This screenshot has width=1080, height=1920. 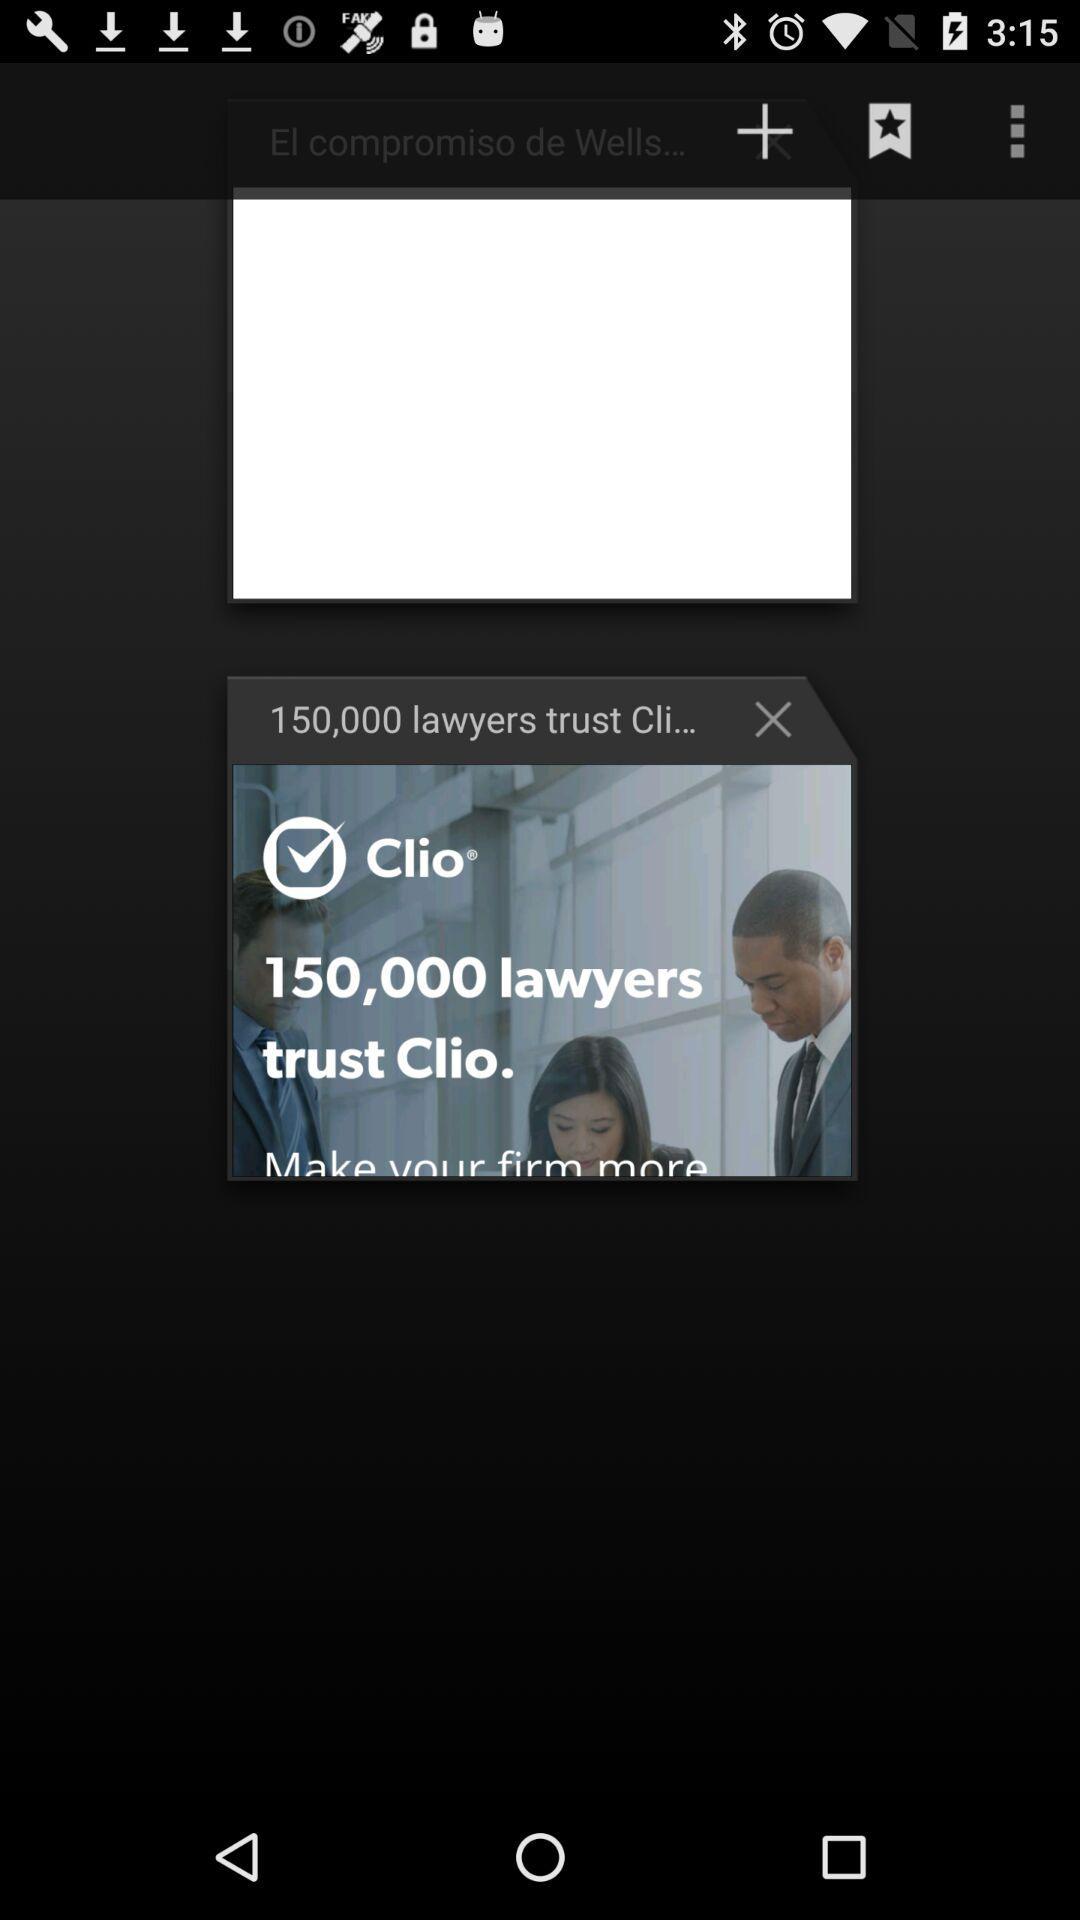 I want to click on the second image, so click(x=542, y=970).